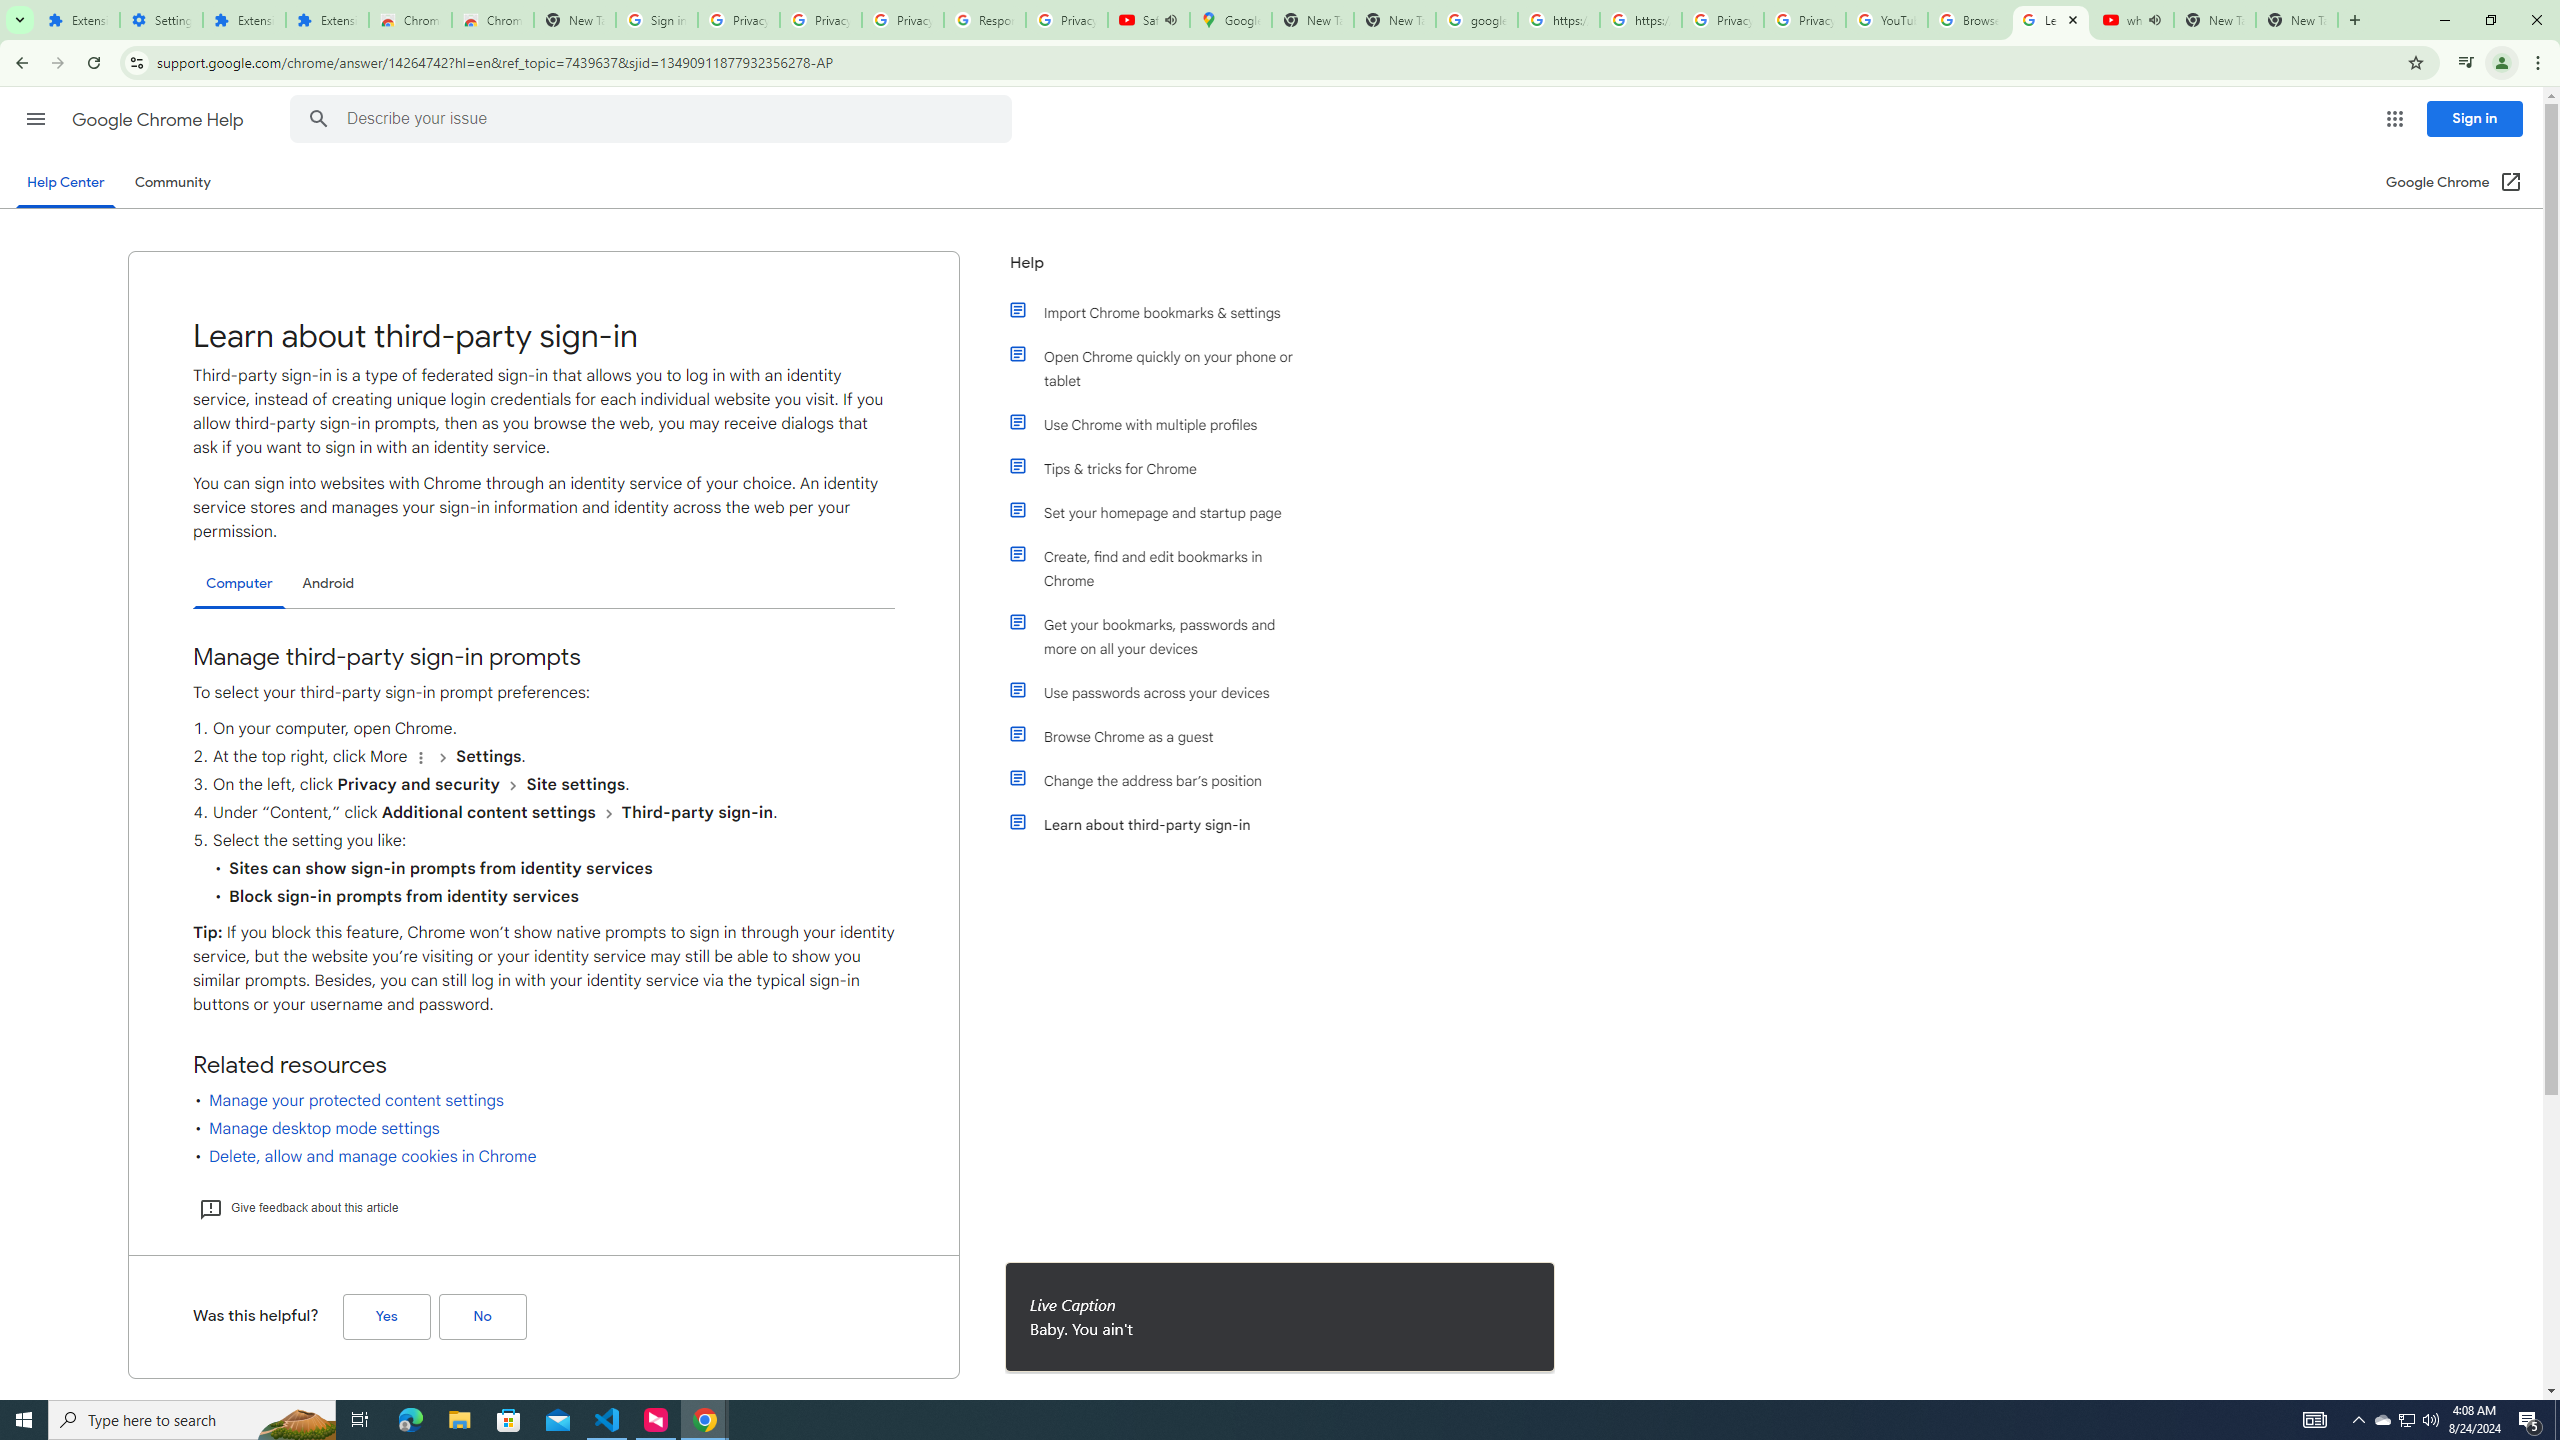  Describe the element at coordinates (297, 1207) in the screenshot. I see `'Give feedback about this article'` at that location.